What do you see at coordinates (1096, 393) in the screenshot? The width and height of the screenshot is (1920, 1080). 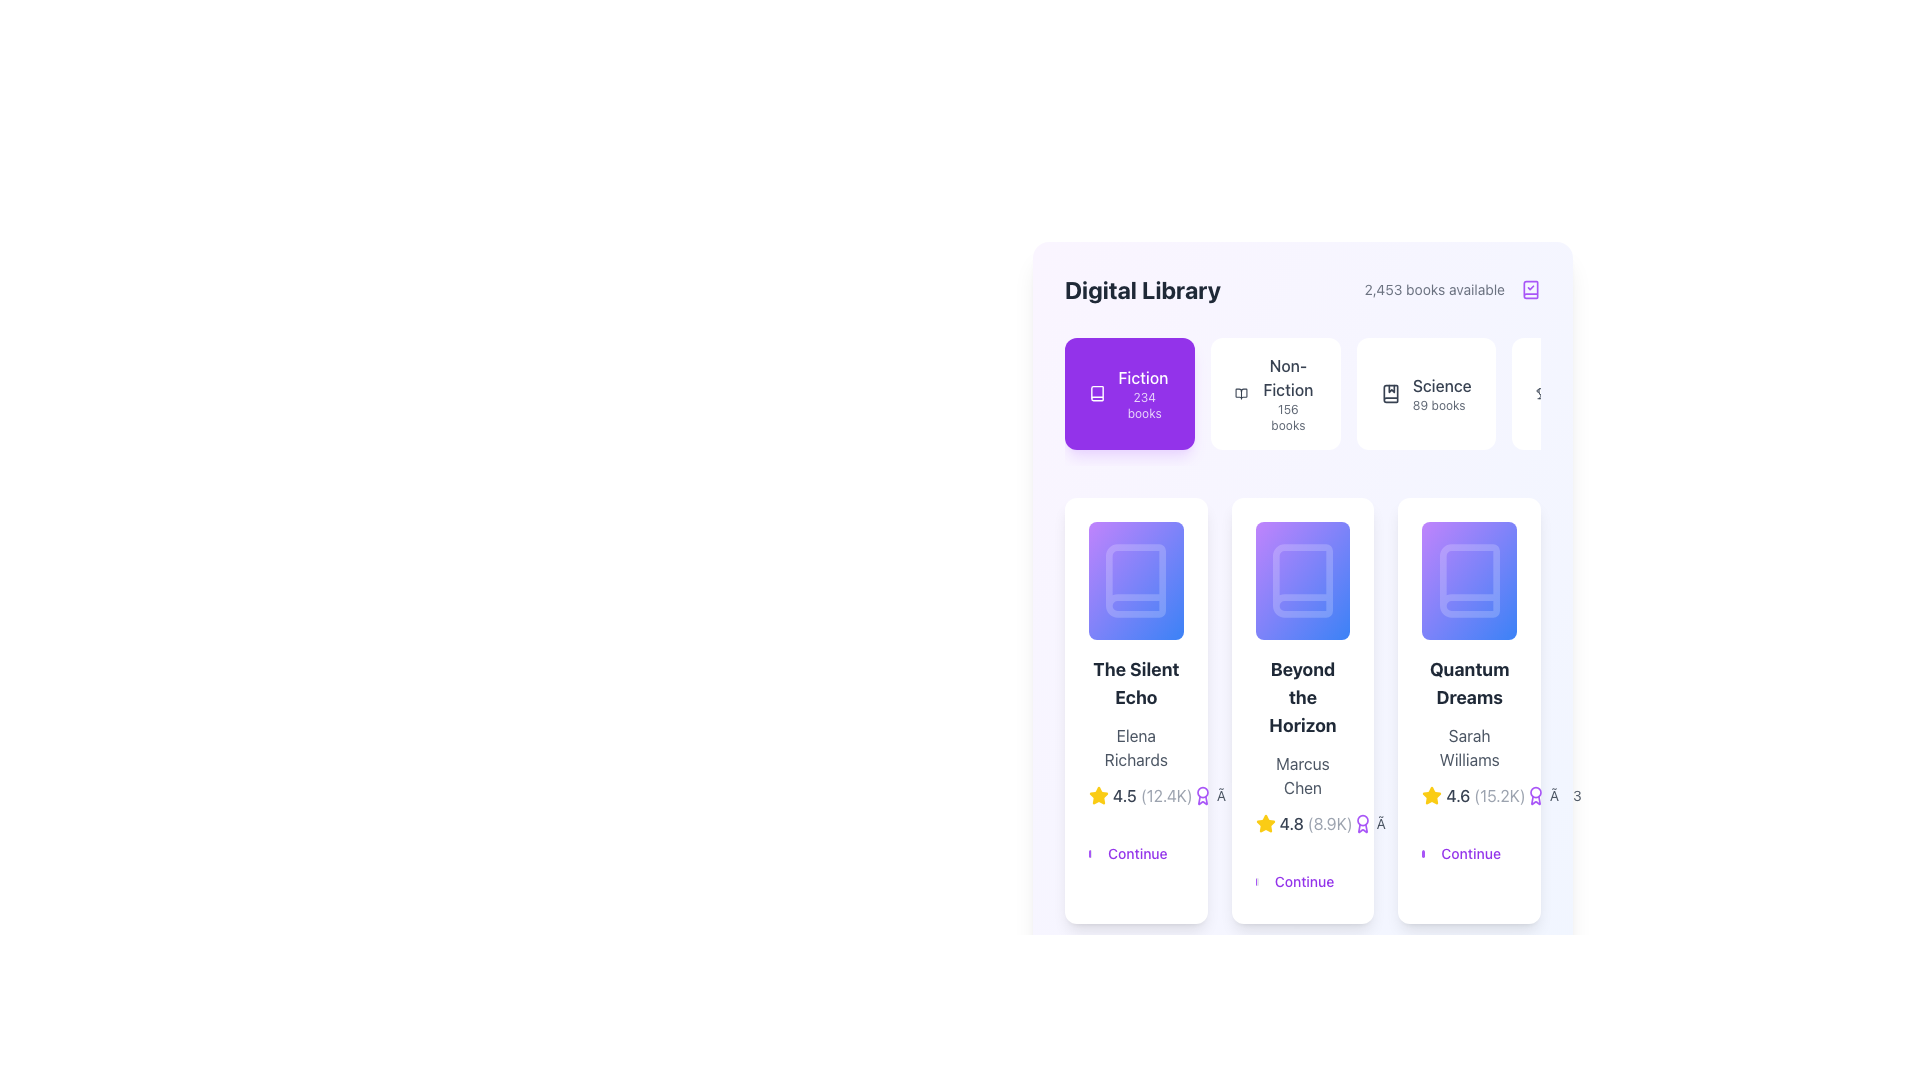 I see `the 'Fiction' category icon located in the top-left area of the interface` at bounding box center [1096, 393].